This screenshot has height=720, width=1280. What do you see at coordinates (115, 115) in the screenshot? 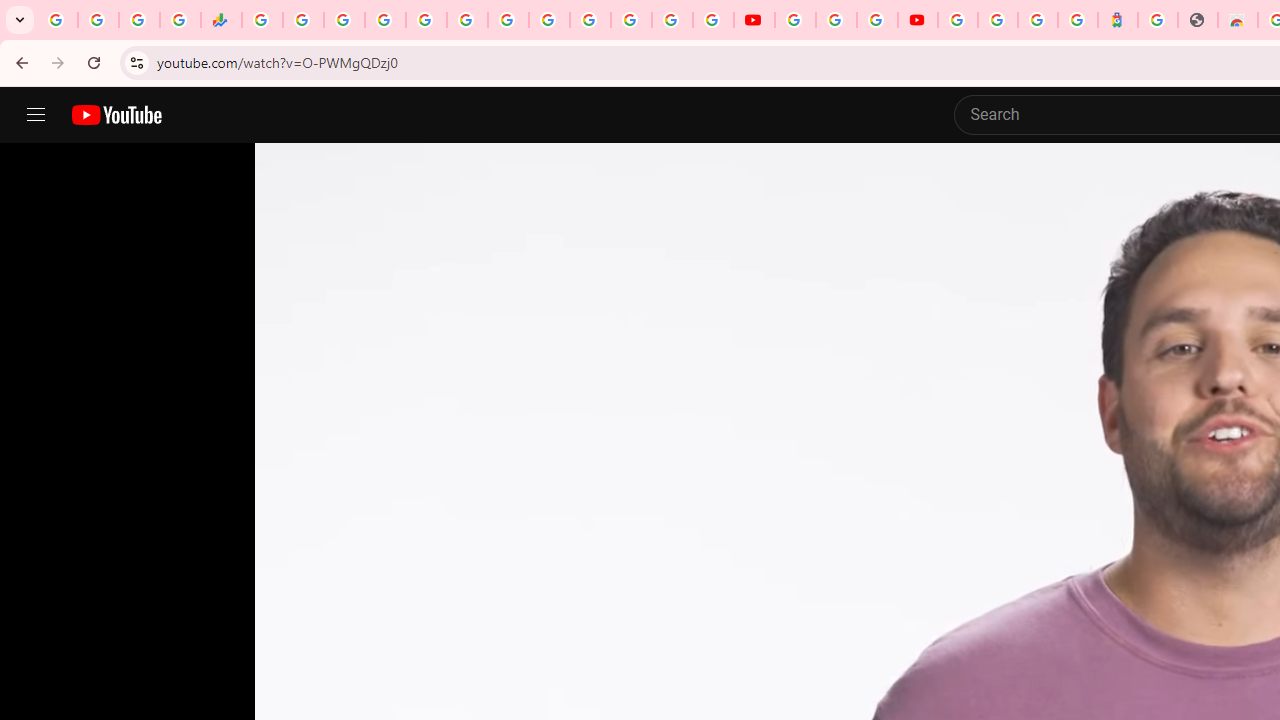
I see `'YouTube Home'` at bounding box center [115, 115].